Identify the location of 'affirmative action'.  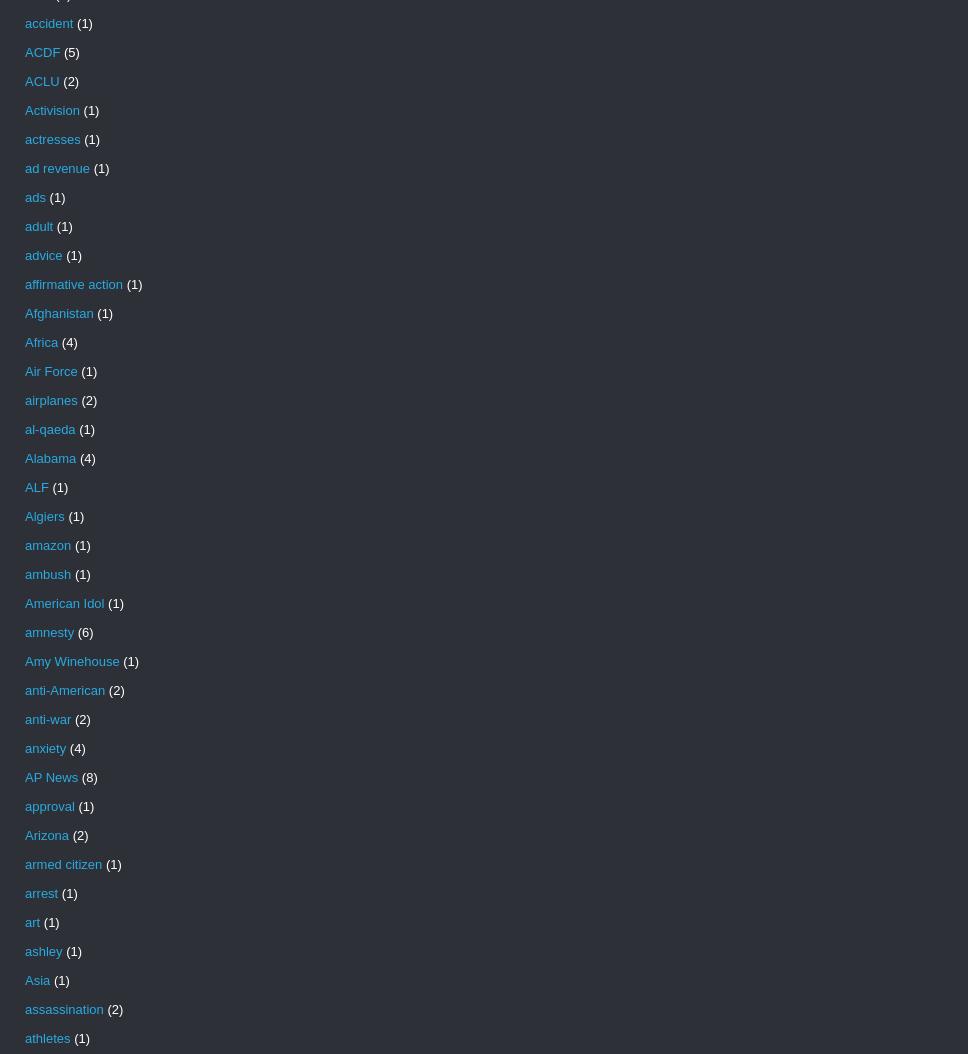
(72, 283).